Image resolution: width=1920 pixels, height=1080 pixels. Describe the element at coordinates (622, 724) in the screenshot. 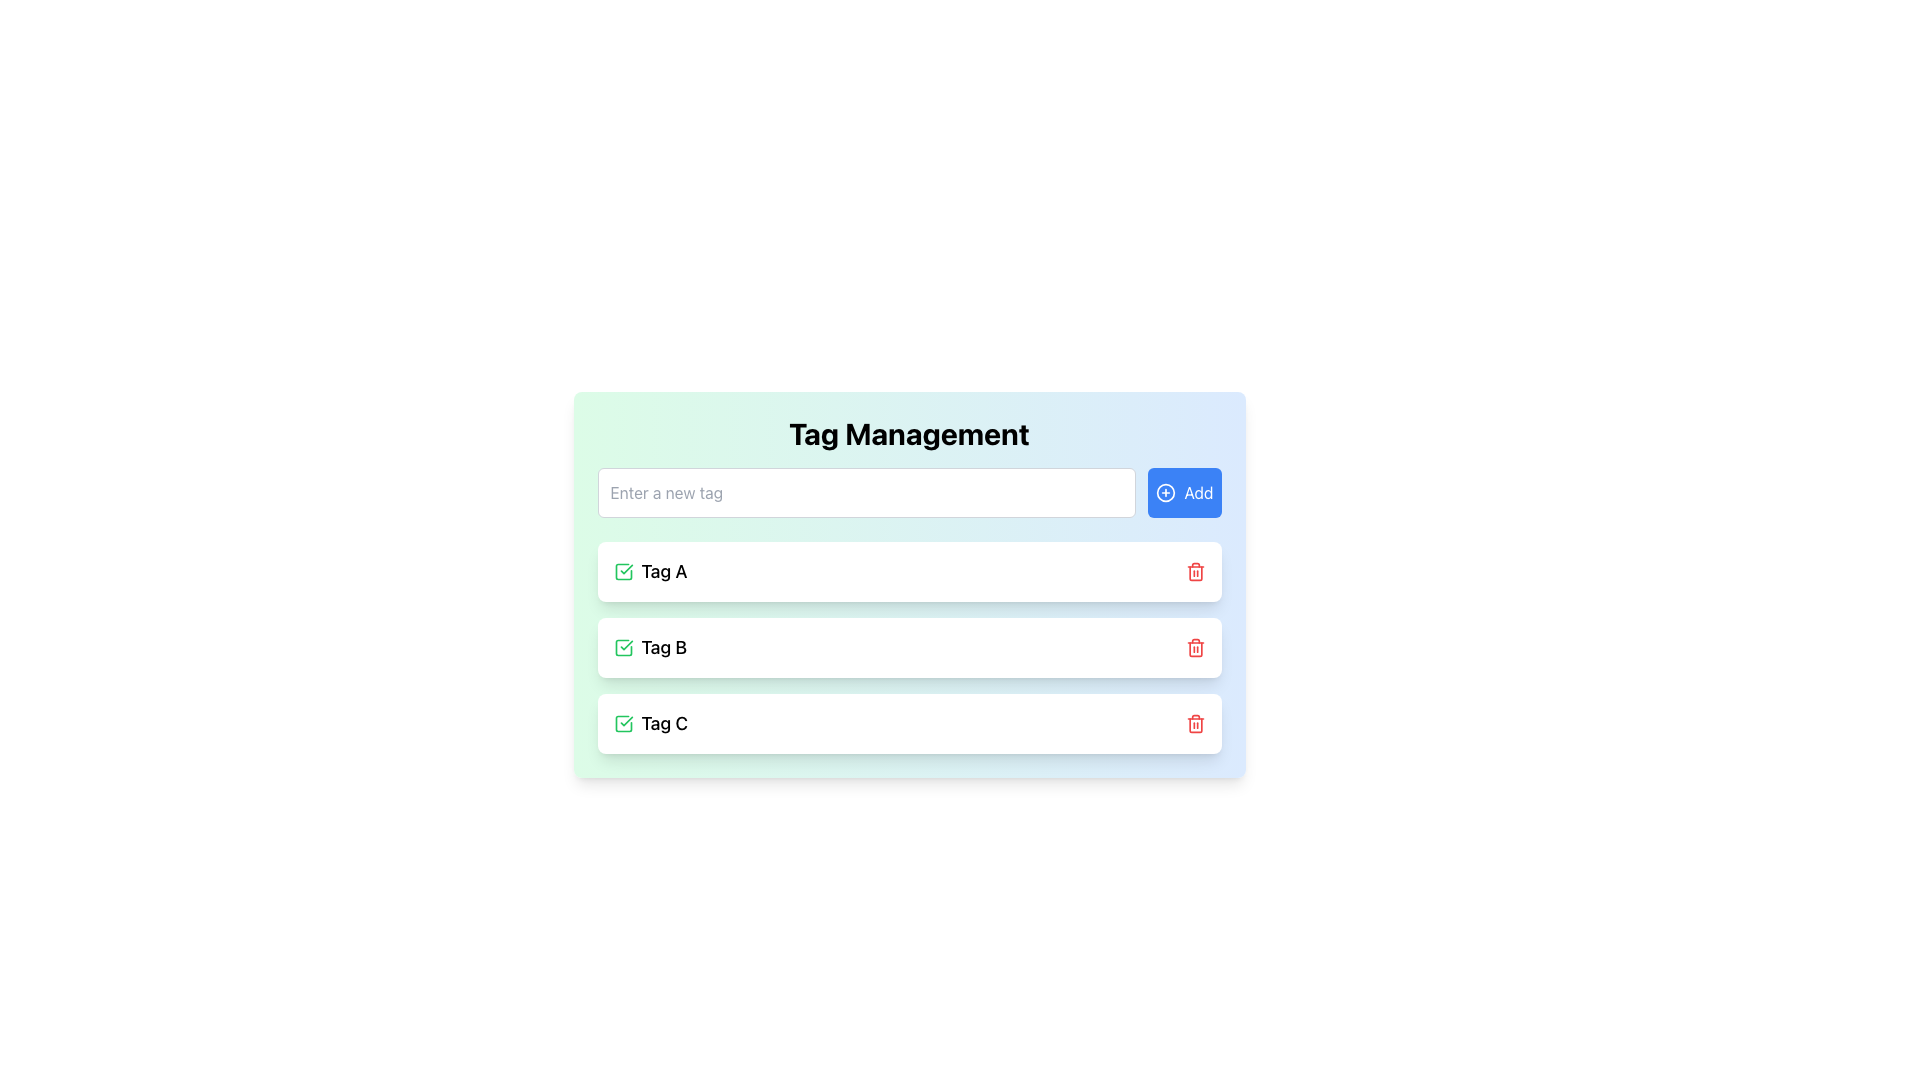

I see `the icon indicating that 'Tag C' is selected or active, which is located to the left of the tag label text` at that location.